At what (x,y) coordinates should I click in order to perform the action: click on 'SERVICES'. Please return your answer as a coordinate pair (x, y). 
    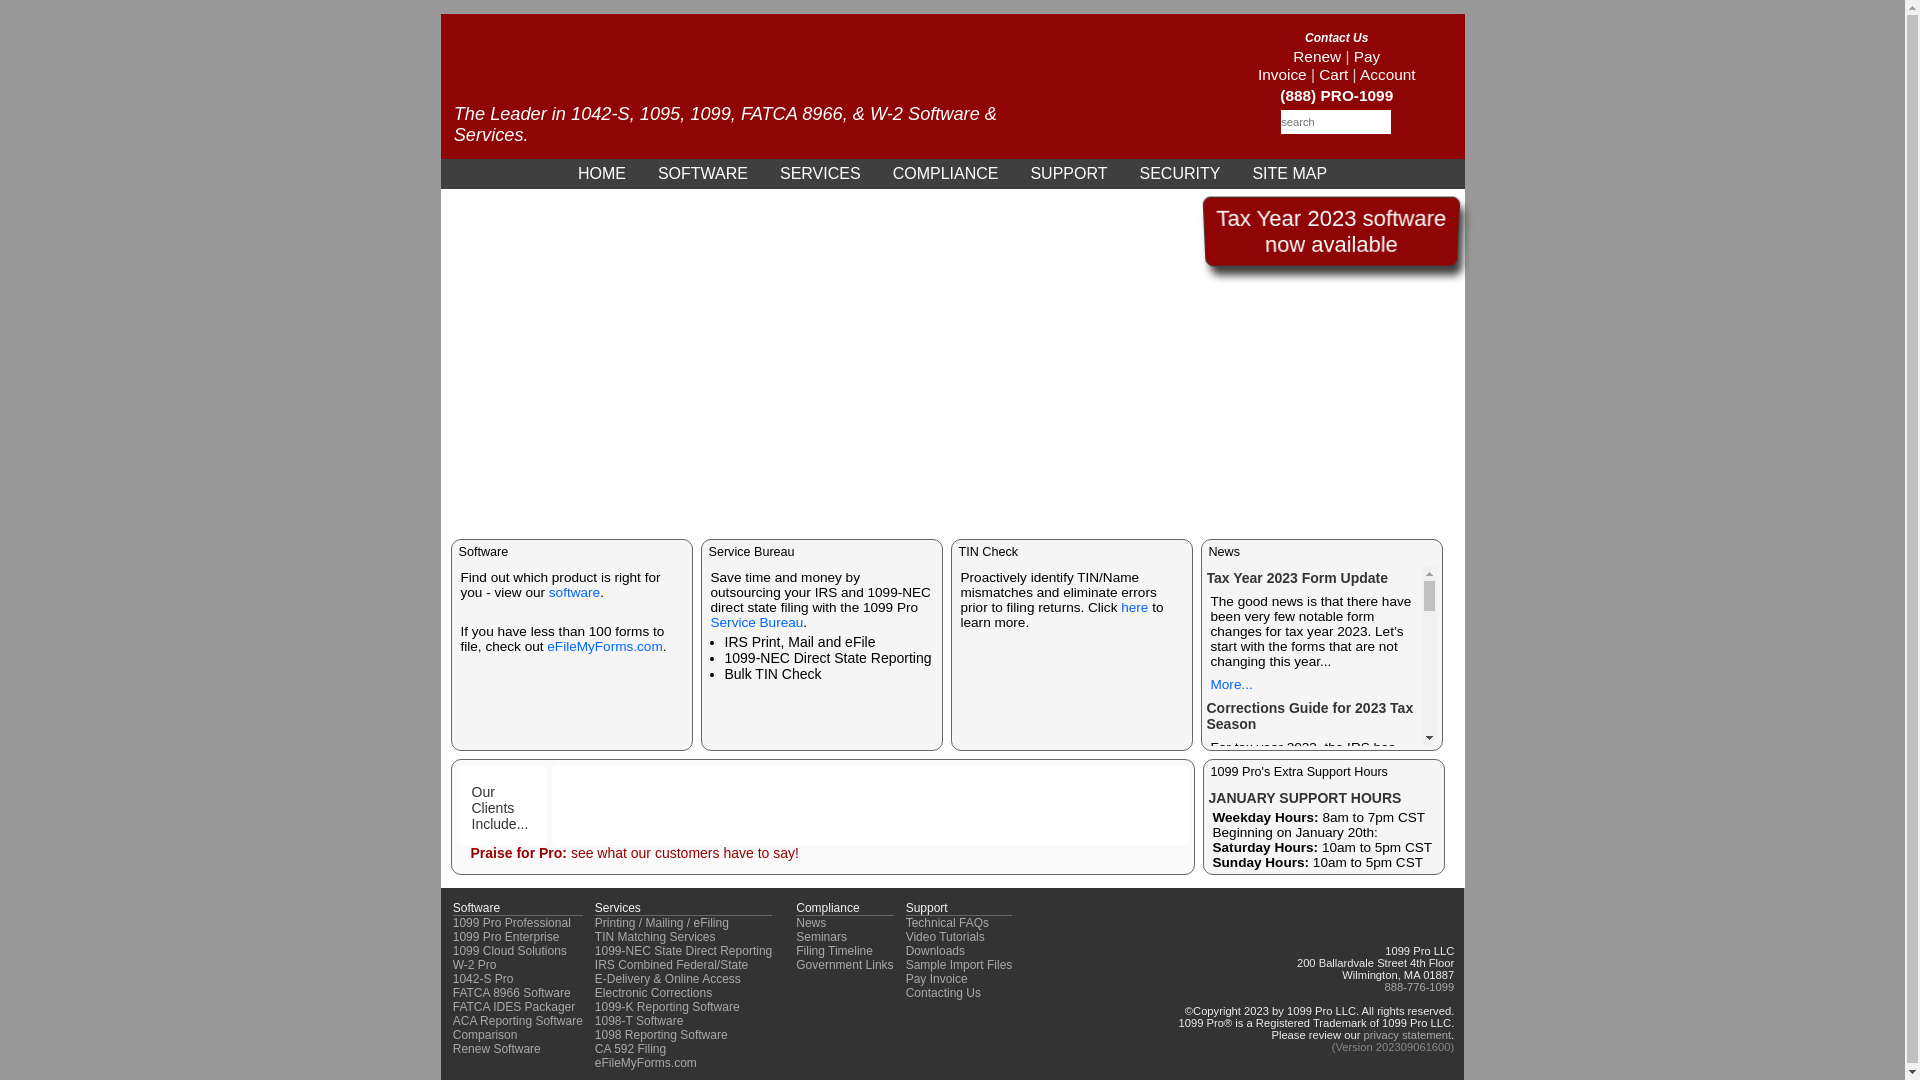
    Looking at the image, I should click on (820, 172).